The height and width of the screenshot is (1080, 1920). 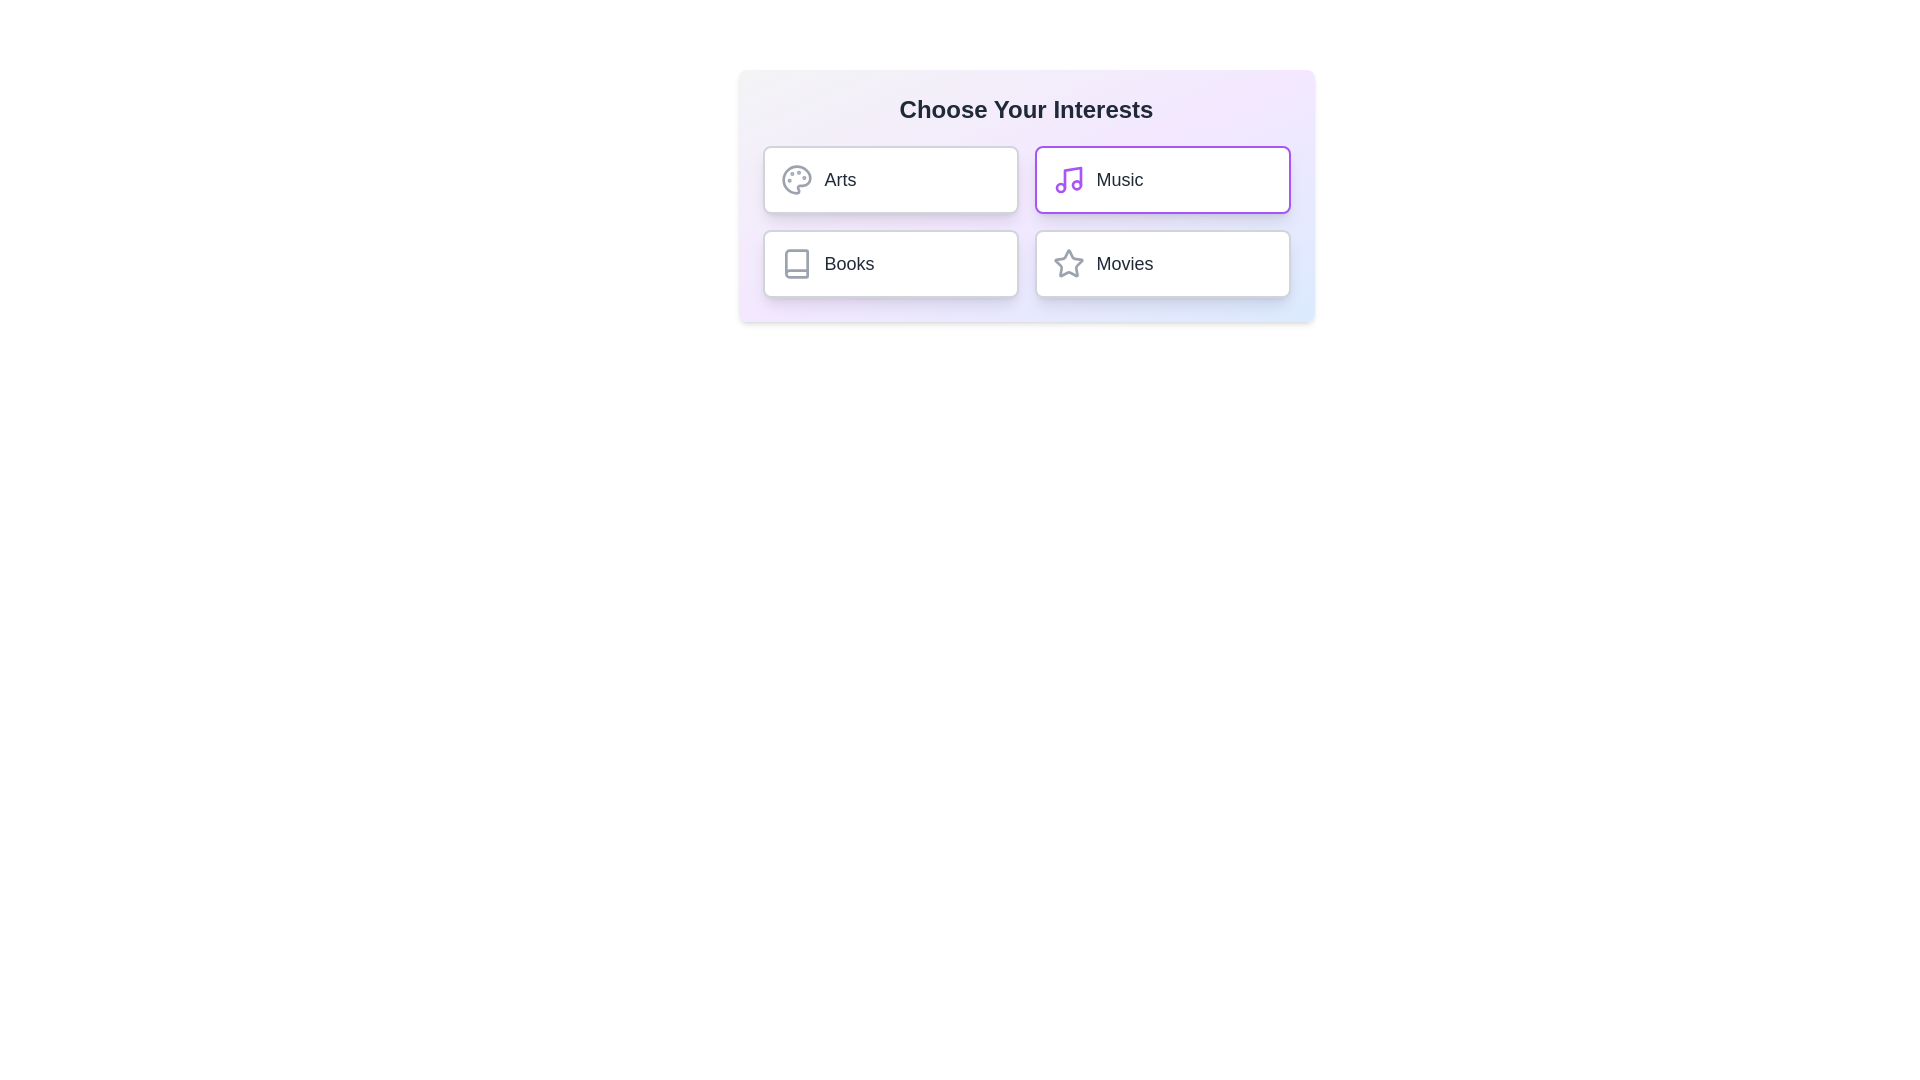 I want to click on the chip labeled Arts, so click(x=889, y=180).